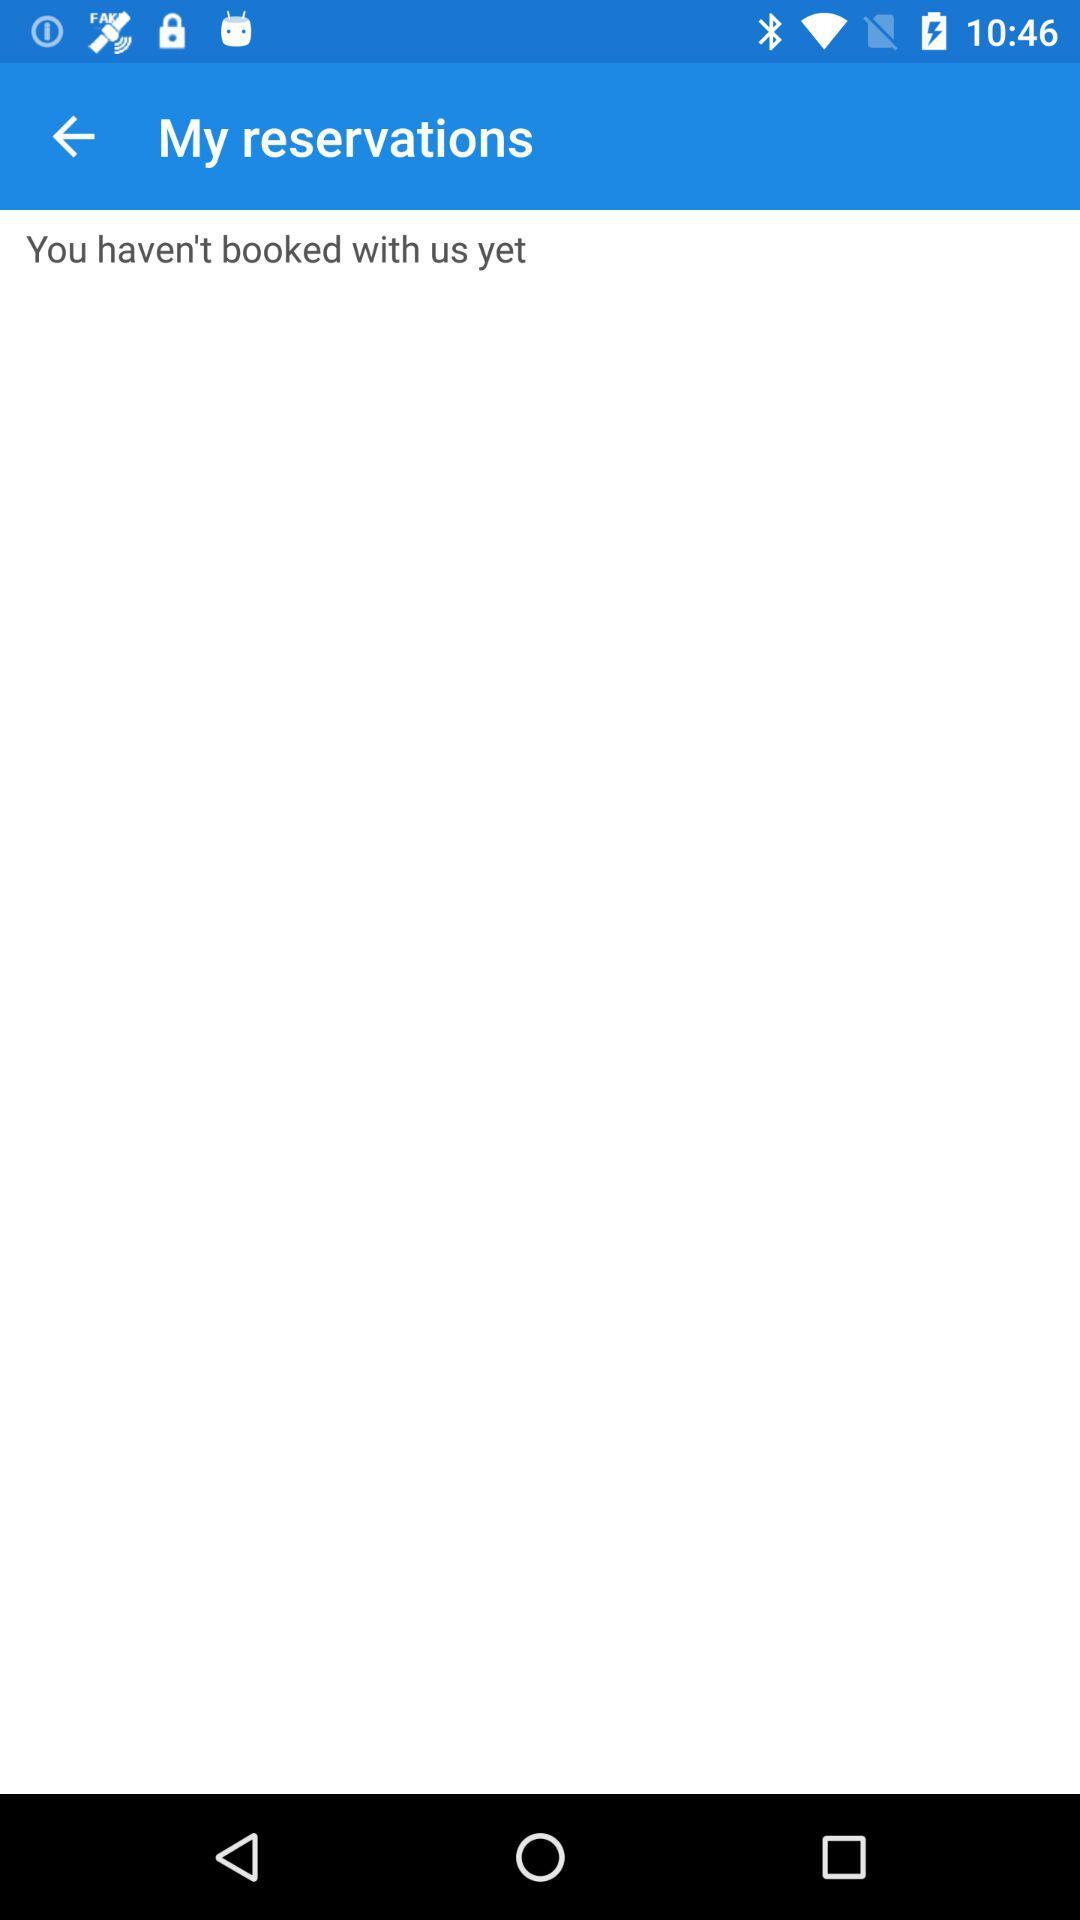 The image size is (1080, 1920). What do you see at coordinates (72, 135) in the screenshot?
I see `the icon to the left of my reservations icon` at bounding box center [72, 135].